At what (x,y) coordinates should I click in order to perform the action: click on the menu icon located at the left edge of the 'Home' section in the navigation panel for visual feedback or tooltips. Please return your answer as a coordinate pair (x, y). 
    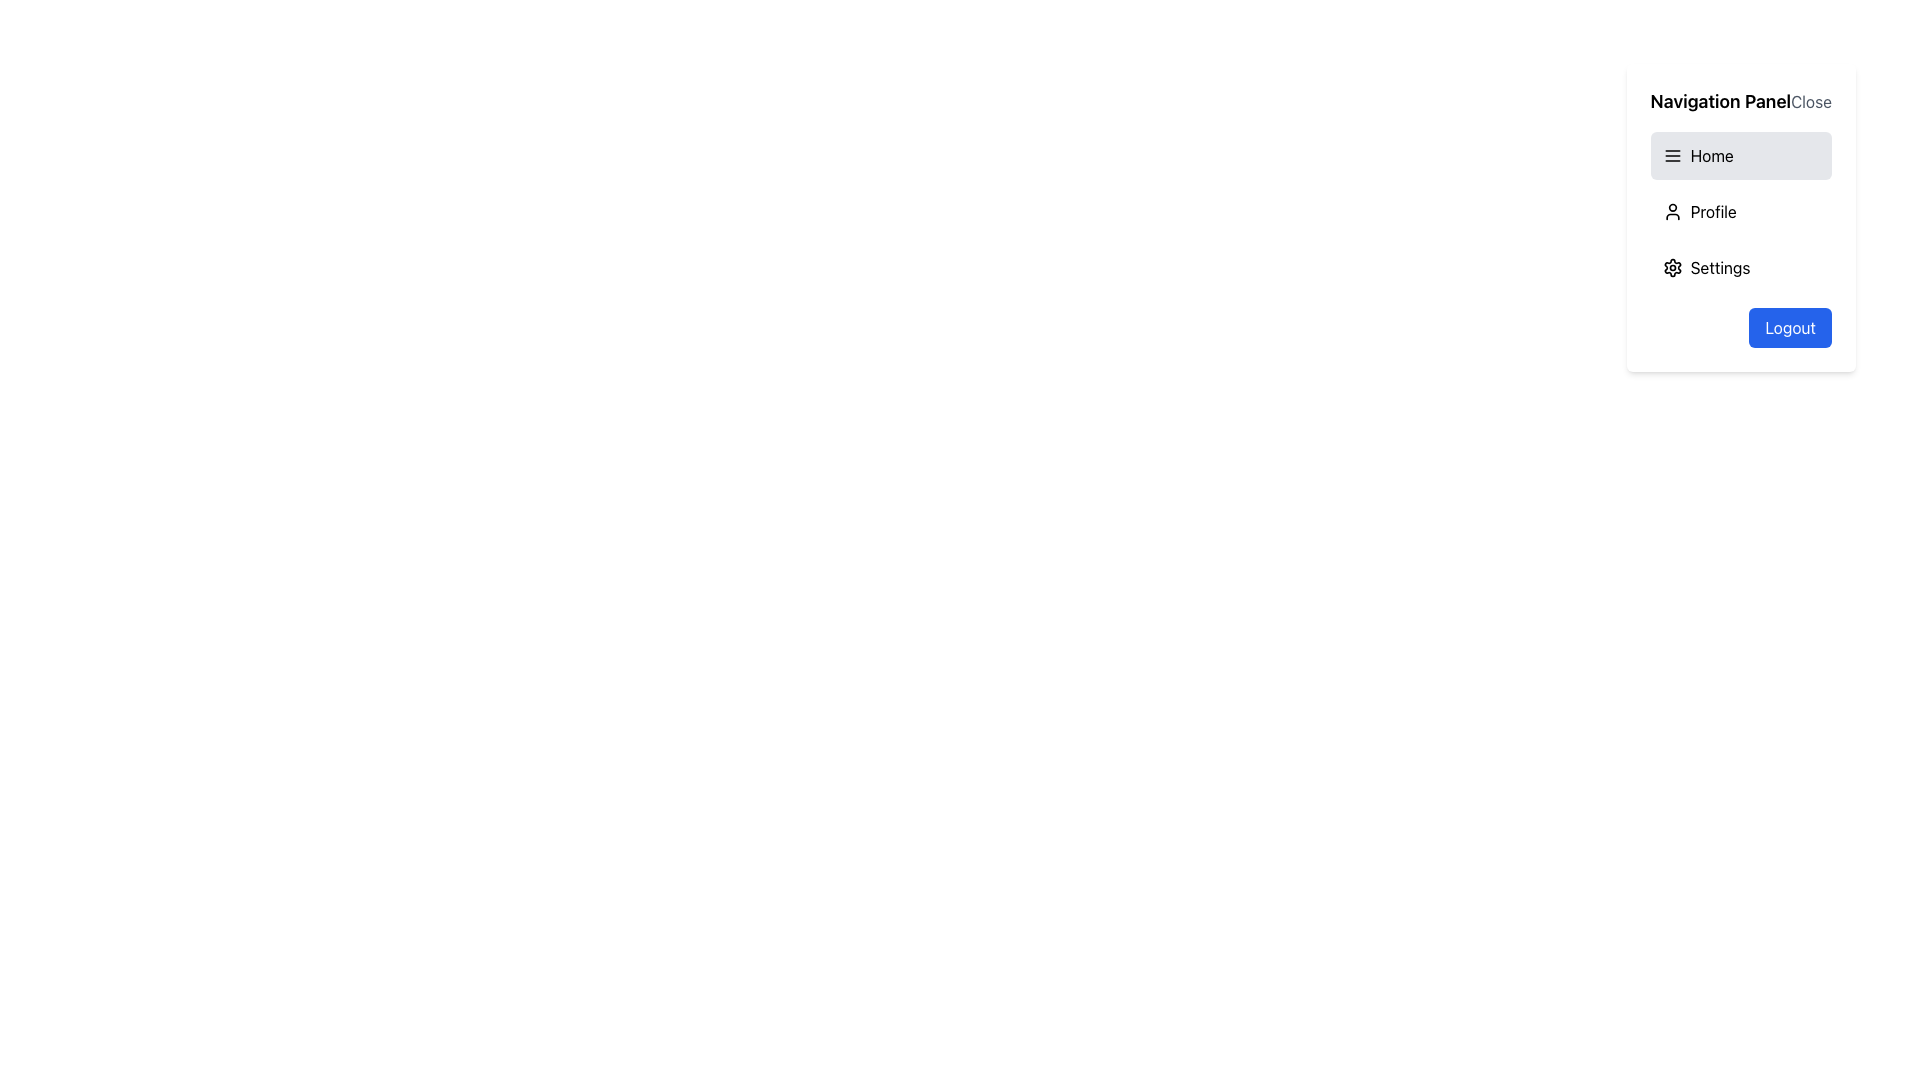
    Looking at the image, I should click on (1672, 154).